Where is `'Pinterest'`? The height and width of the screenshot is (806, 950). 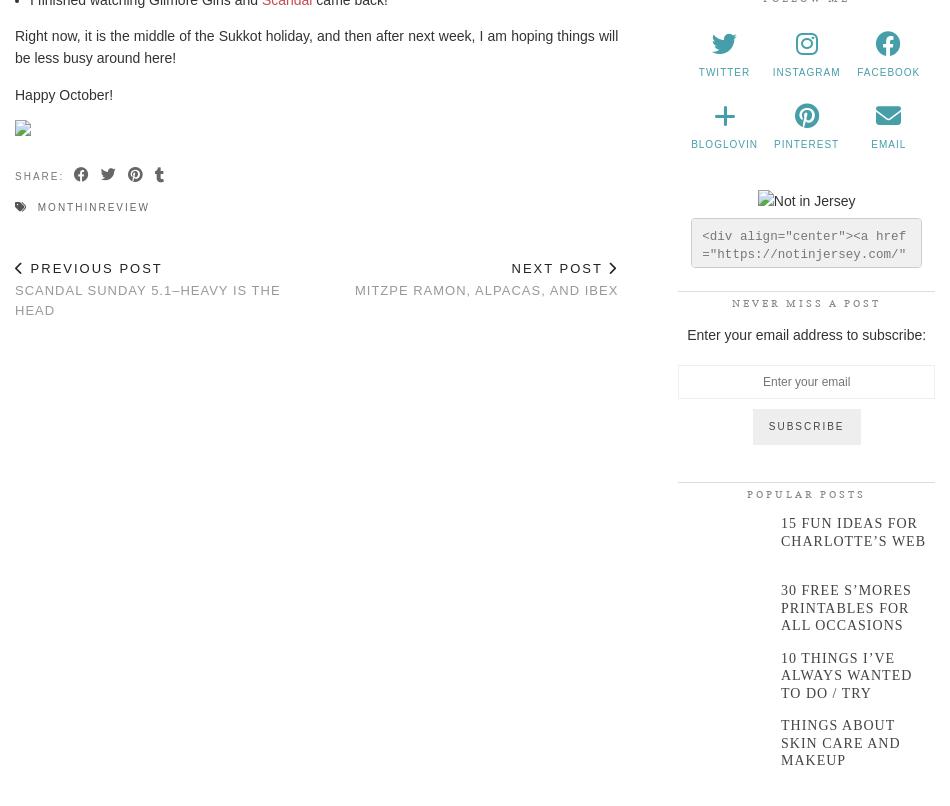 'Pinterest' is located at coordinates (805, 143).